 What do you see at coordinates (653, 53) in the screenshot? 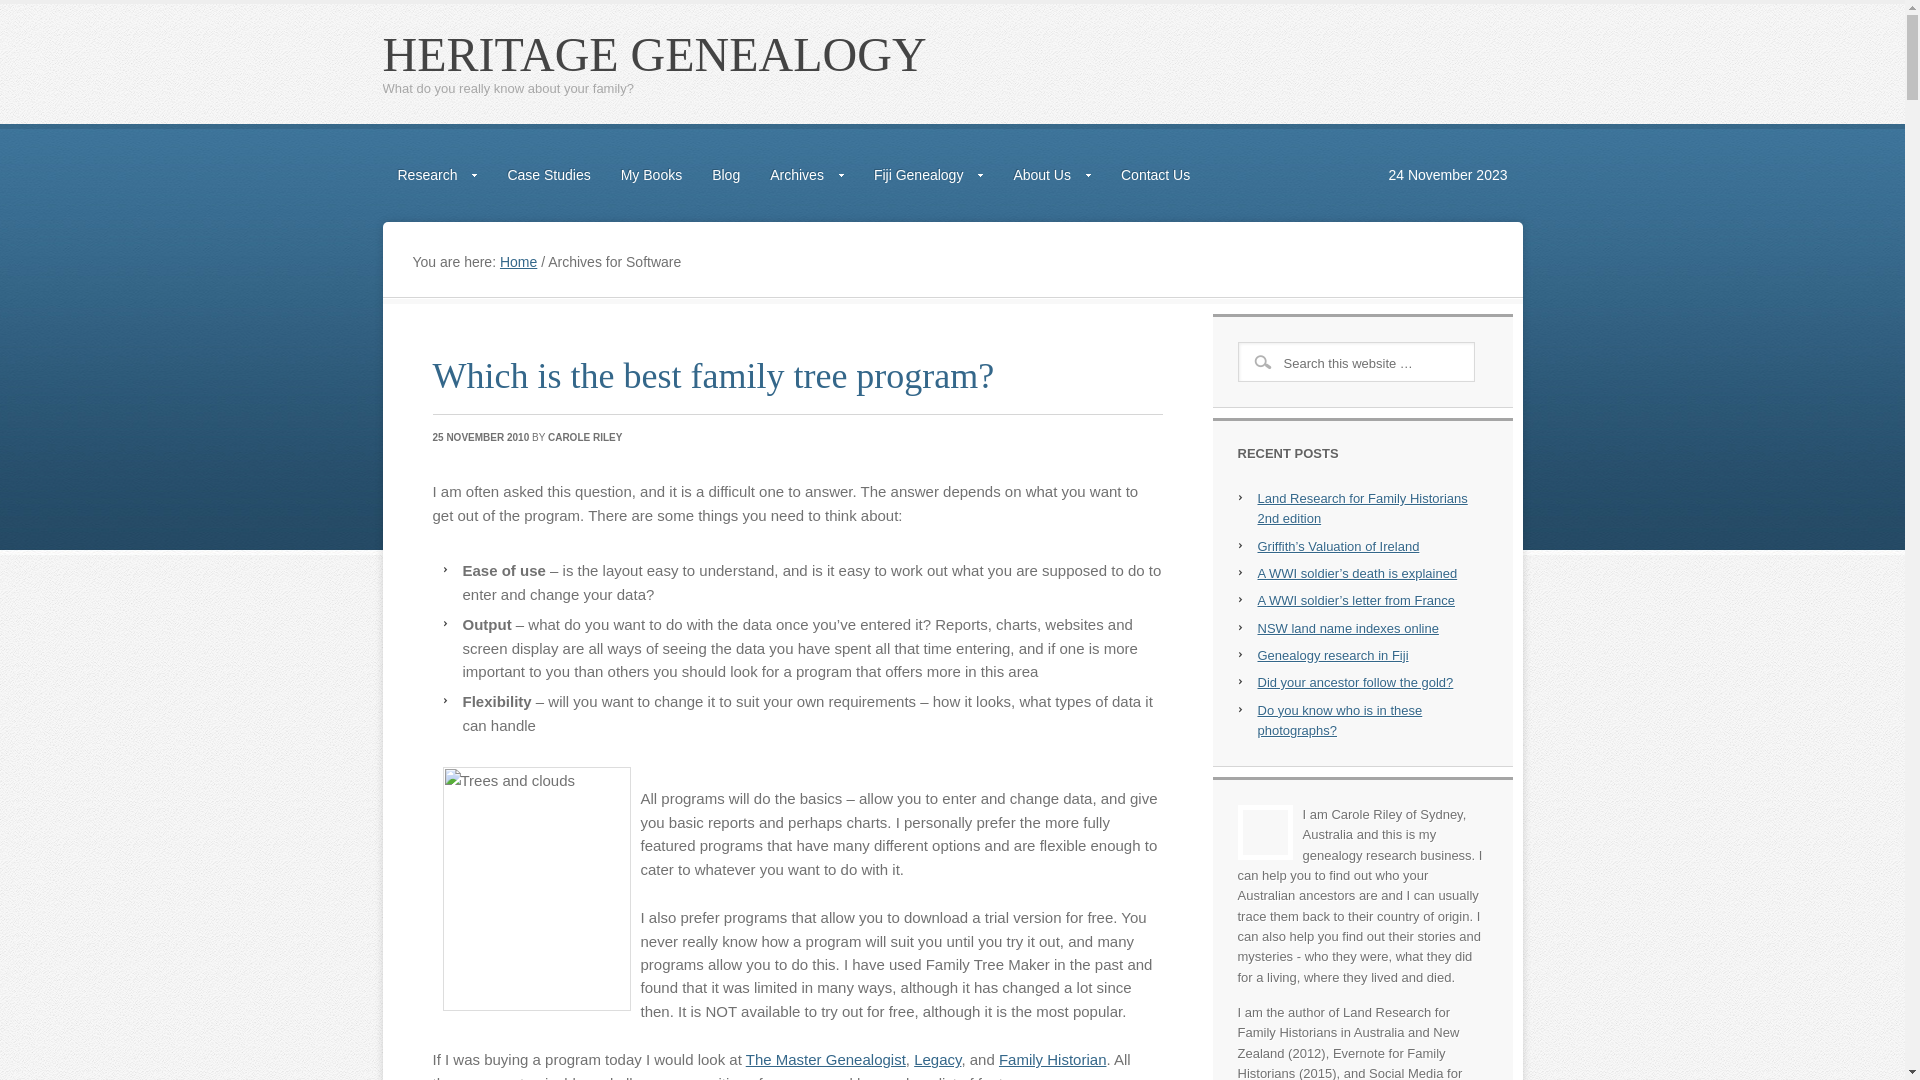
I see `'HERITAGE GENEALOGY'` at bounding box center [653, 53].